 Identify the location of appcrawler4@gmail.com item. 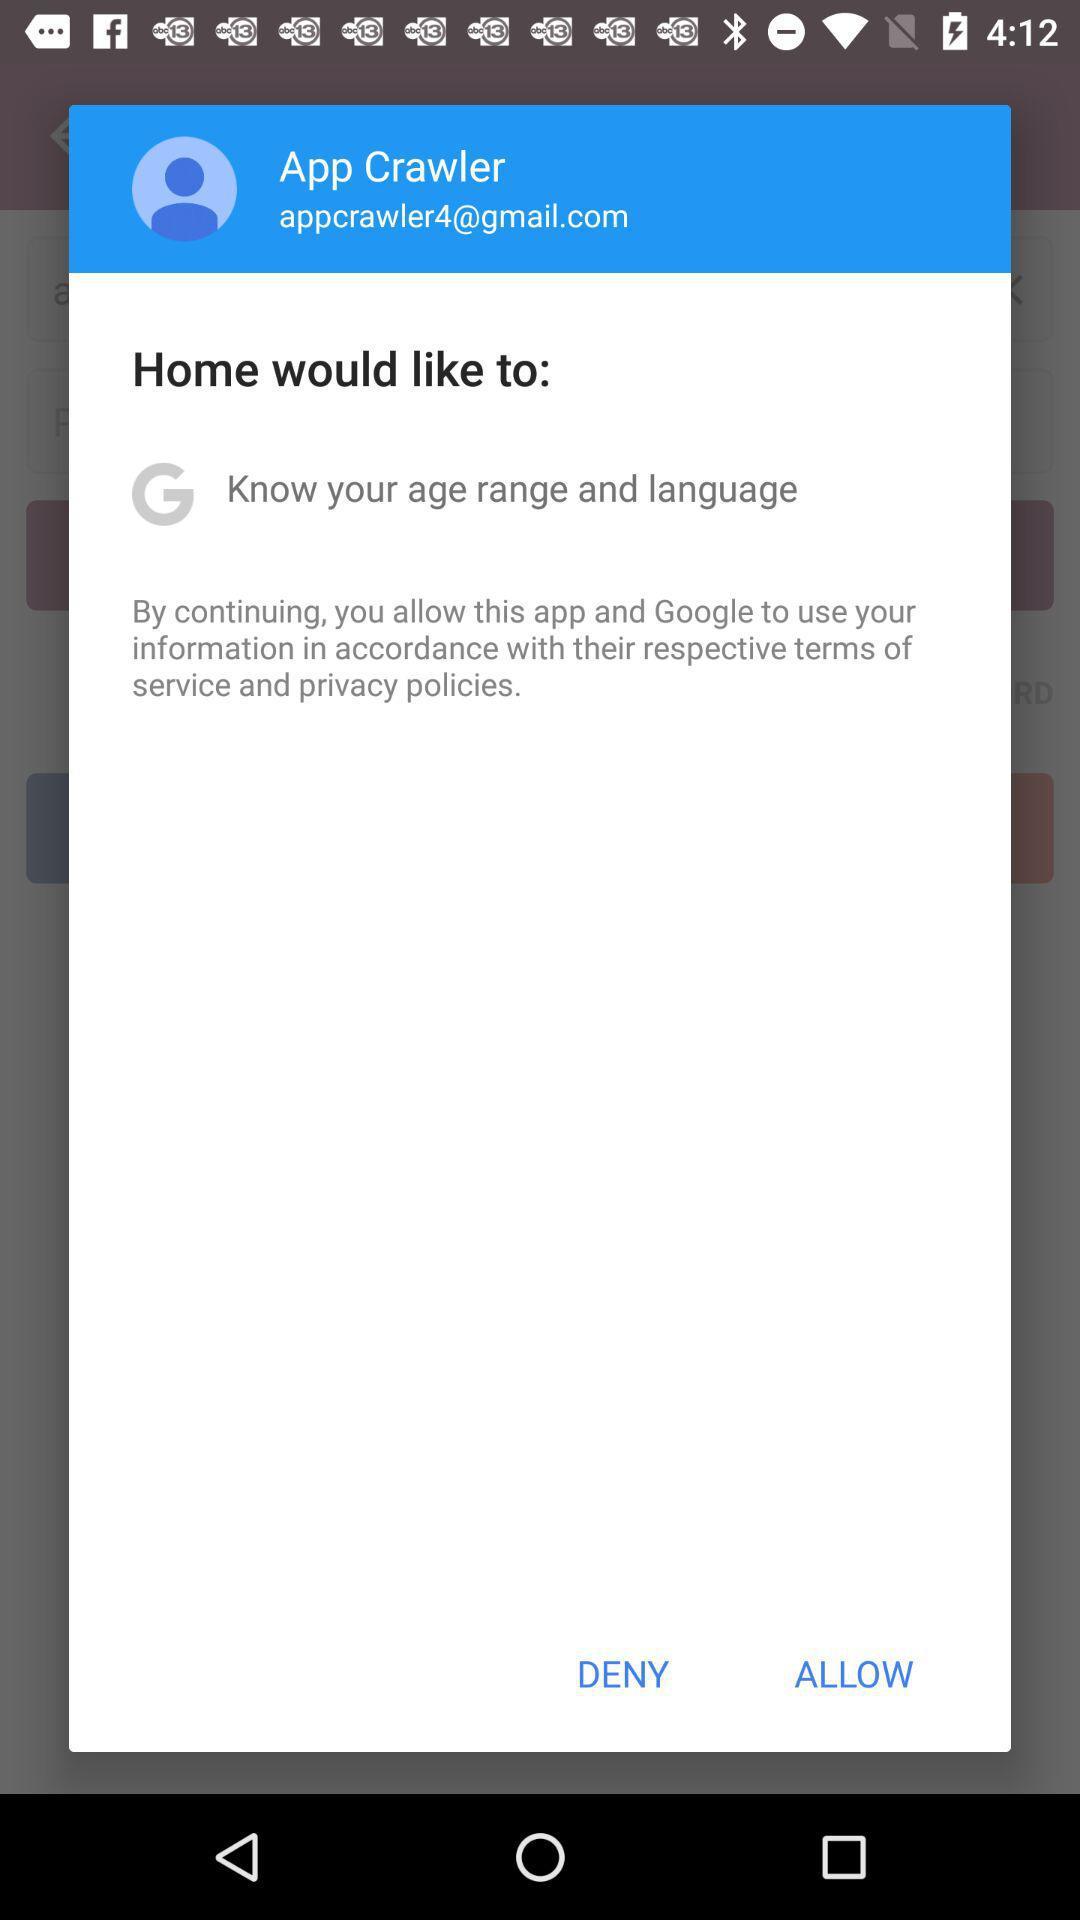
(454, 214).